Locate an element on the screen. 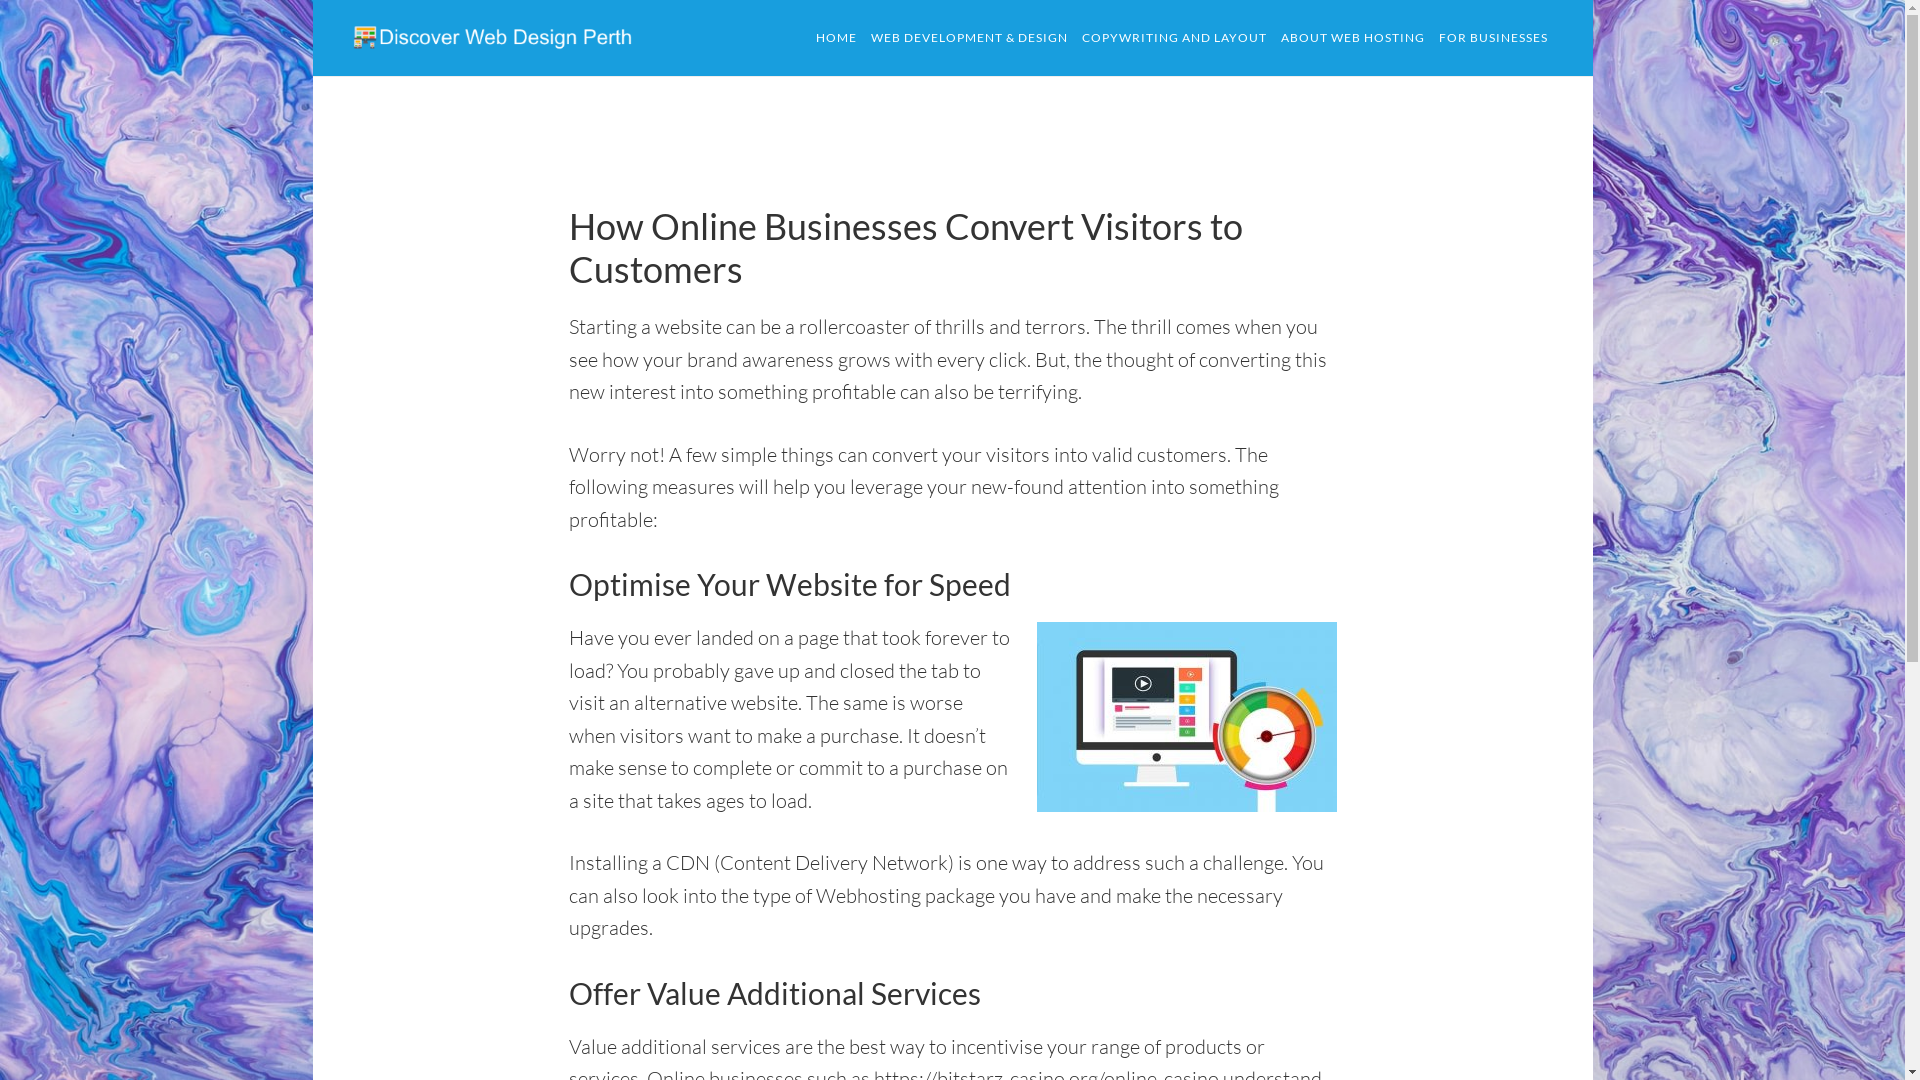  'ABOUT WEB HOSTING' is located at coordinates (1353, 38).